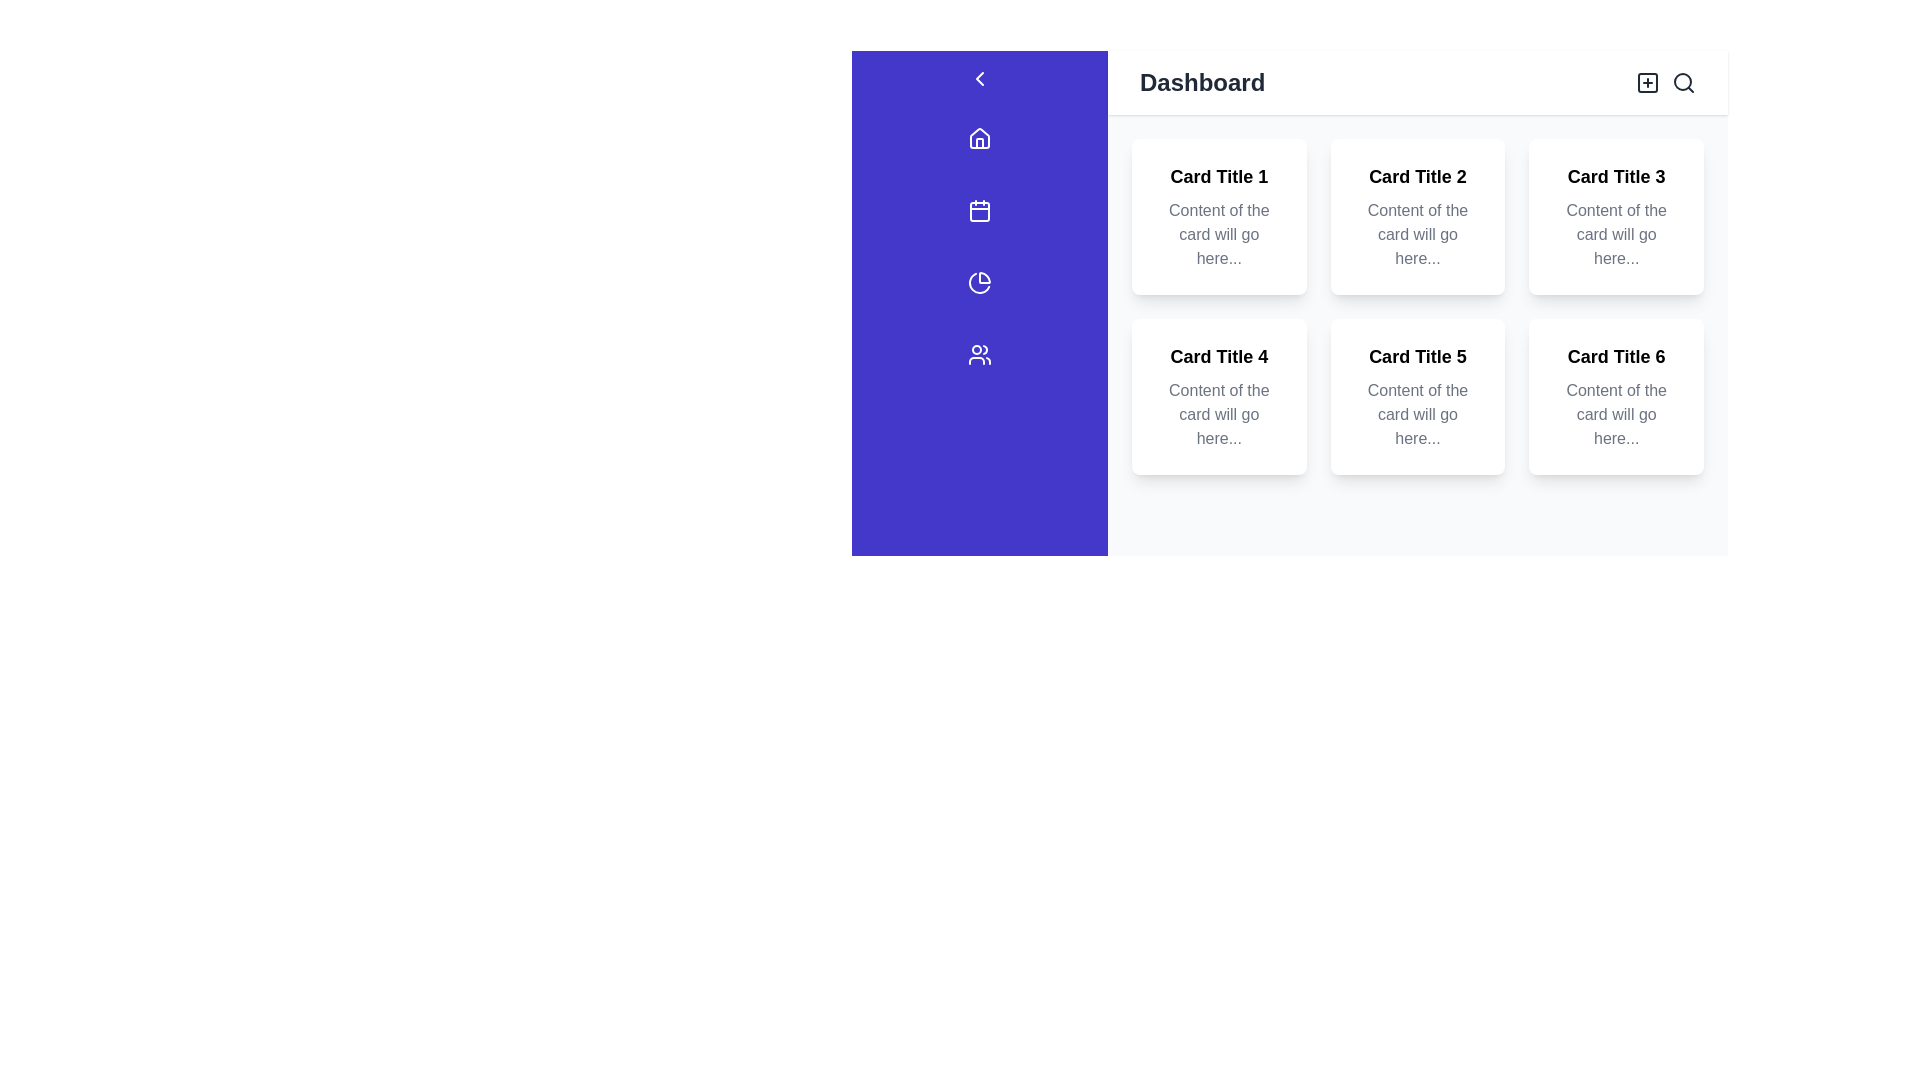  I want to click on the top segment of the pie-chart icon located in the left-hand vertical sidebar, which is the third item in the sequence of icons, so click(984, 277).